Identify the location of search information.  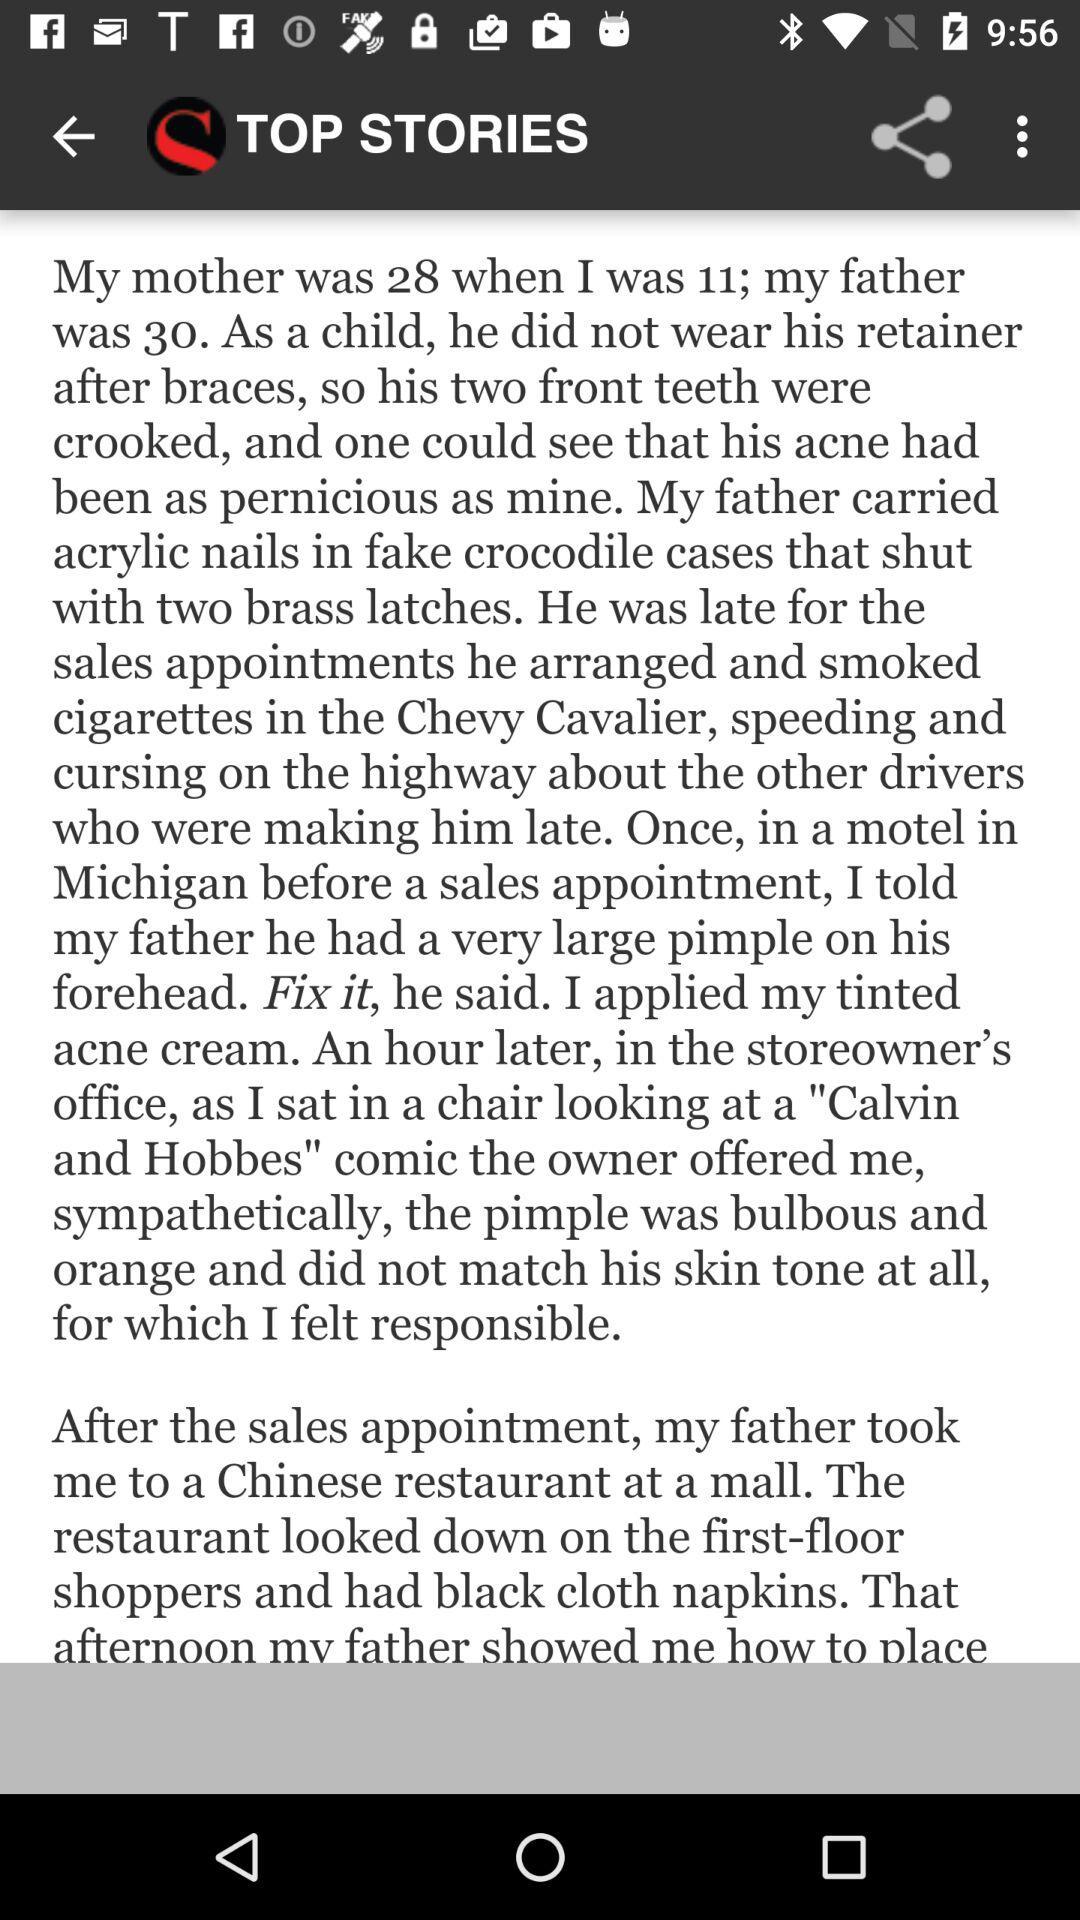
(540, 935).